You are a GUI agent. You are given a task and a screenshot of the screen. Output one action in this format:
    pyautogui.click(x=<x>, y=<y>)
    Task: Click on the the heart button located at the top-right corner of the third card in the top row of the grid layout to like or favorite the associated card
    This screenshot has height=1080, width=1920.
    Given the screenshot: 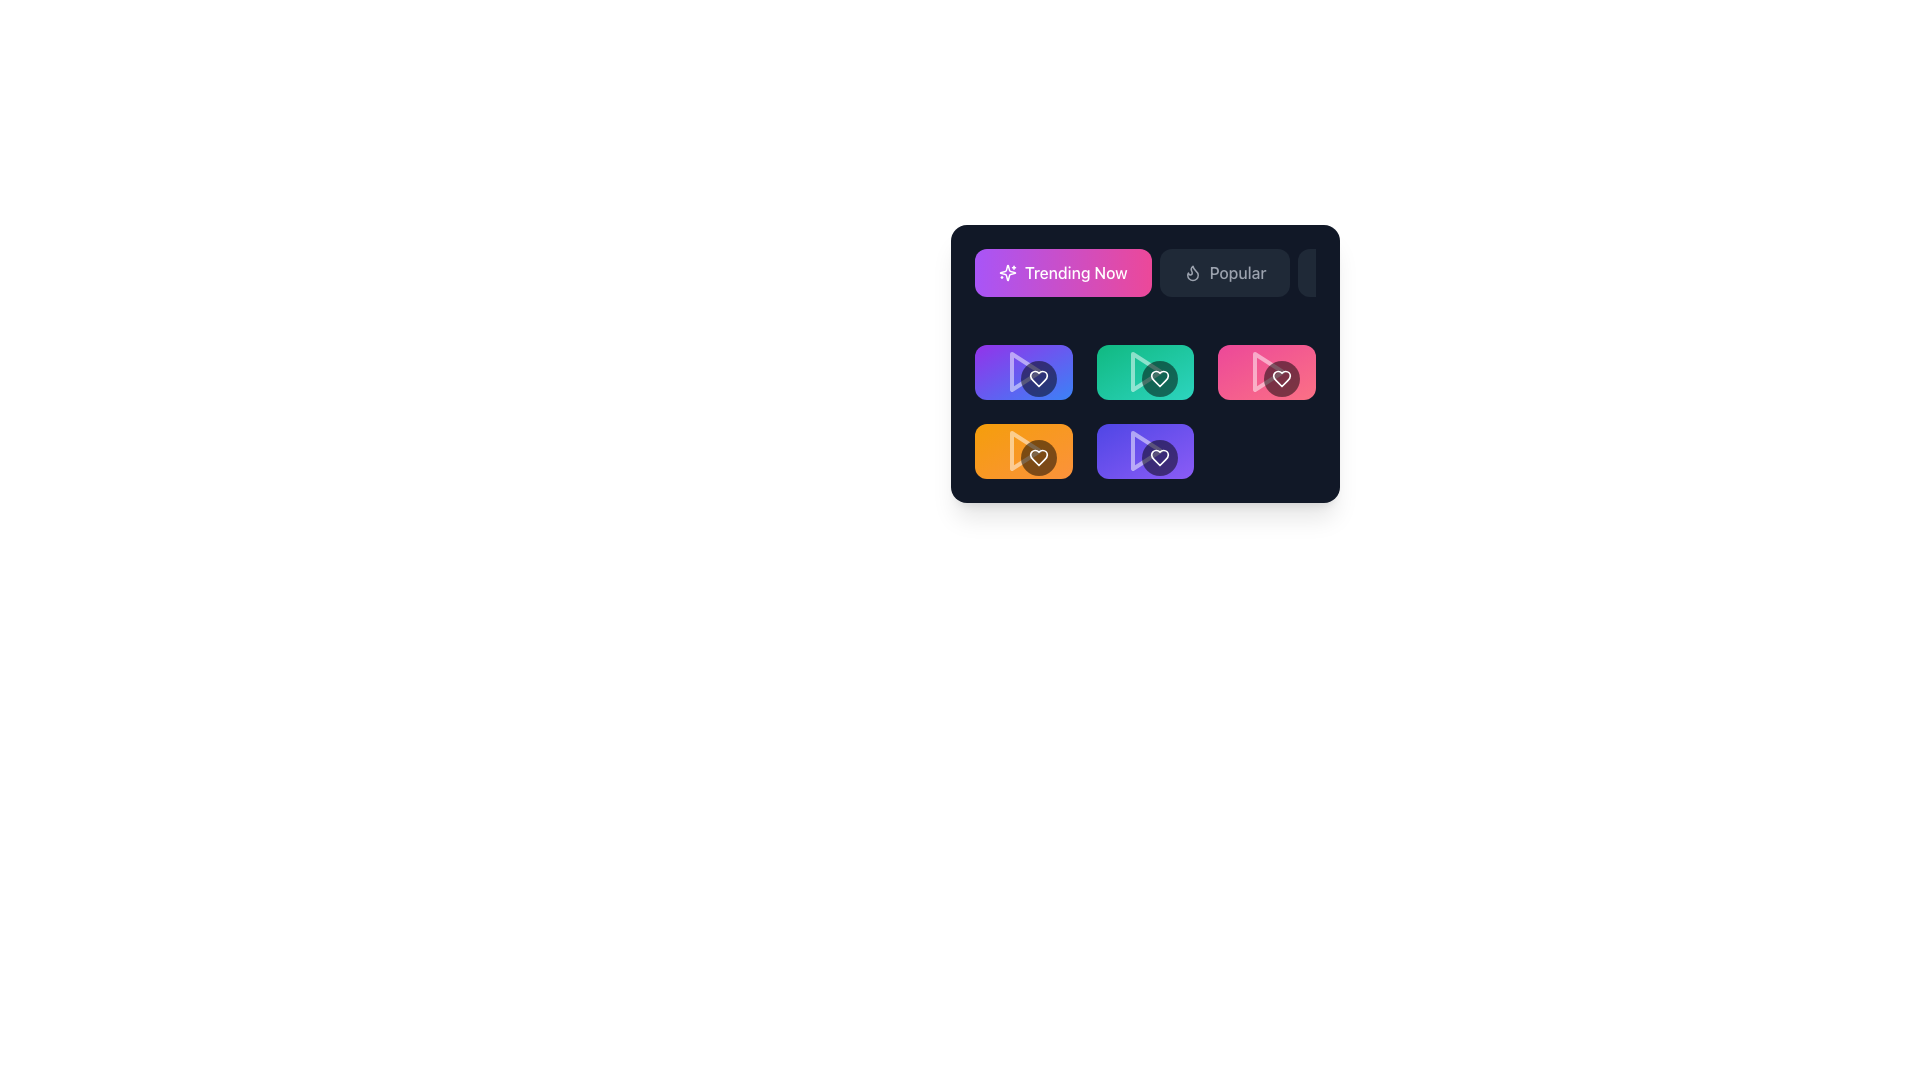 What is the action you would take?
    pyautogui.click(x=1281, y=378)
    